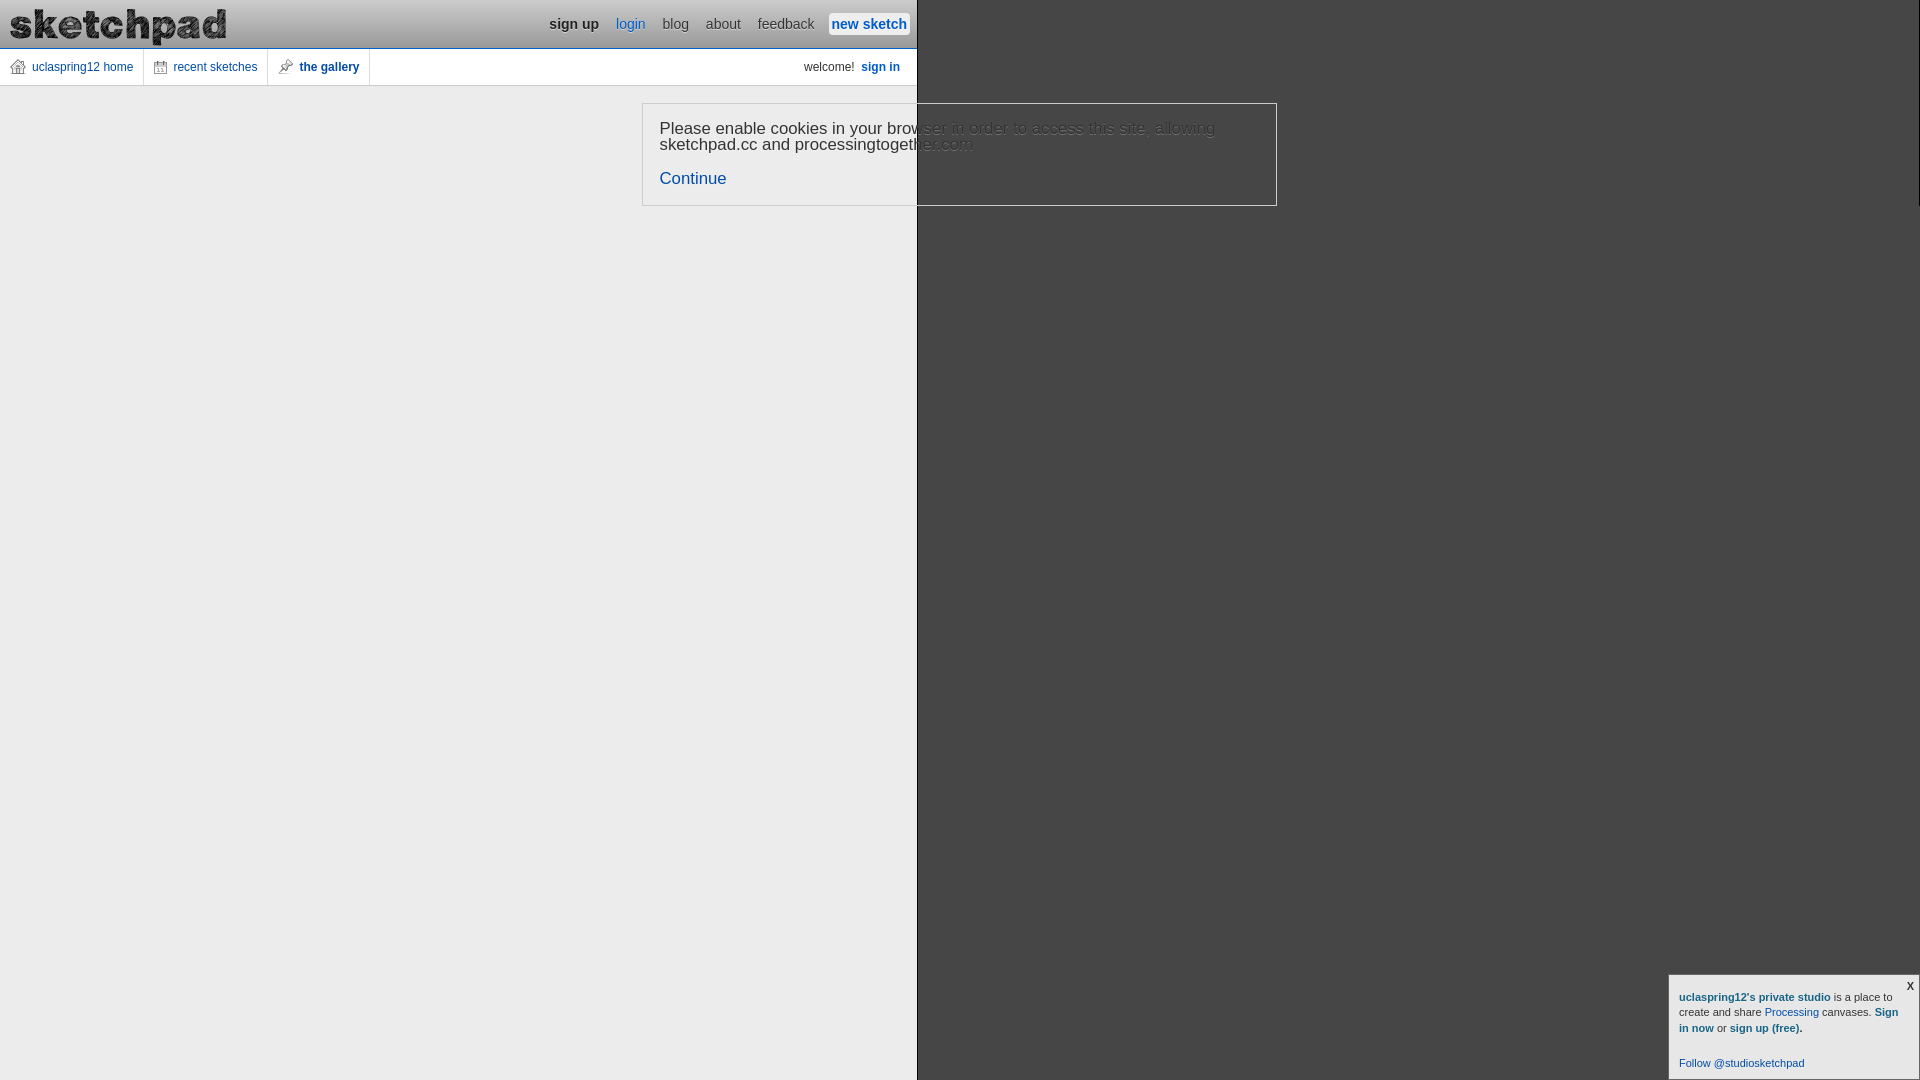 The height and width of the screenshot is (1080, 1920). What do you see at coordinates (1741, 1062) in the screenshot?
I see `'Follow @studiosketchpad'` at bounding box center [1741, 1062].